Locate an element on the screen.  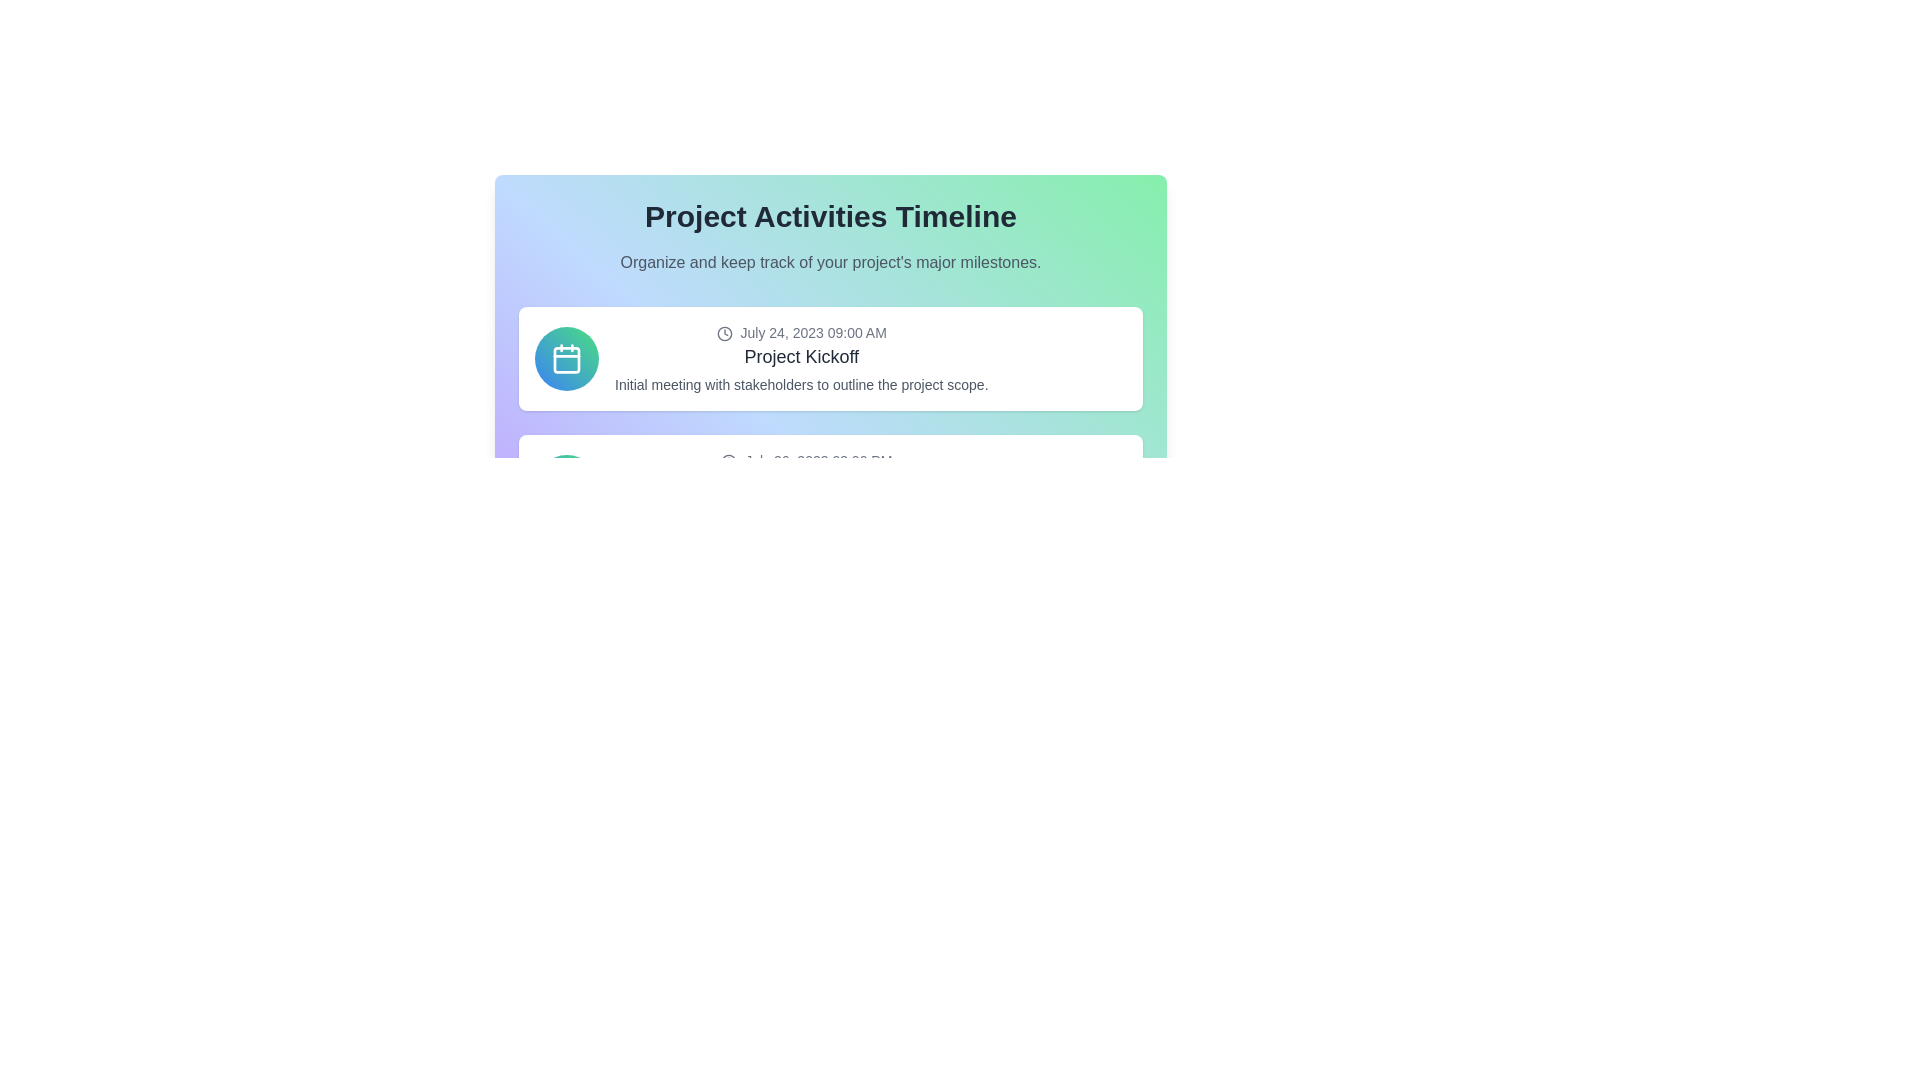
text content of the descriptive header located at the top center of the rounded box with a gradient background, which introduces the concept of tracking project activities and major milestones is located at coordinates (830, 235).